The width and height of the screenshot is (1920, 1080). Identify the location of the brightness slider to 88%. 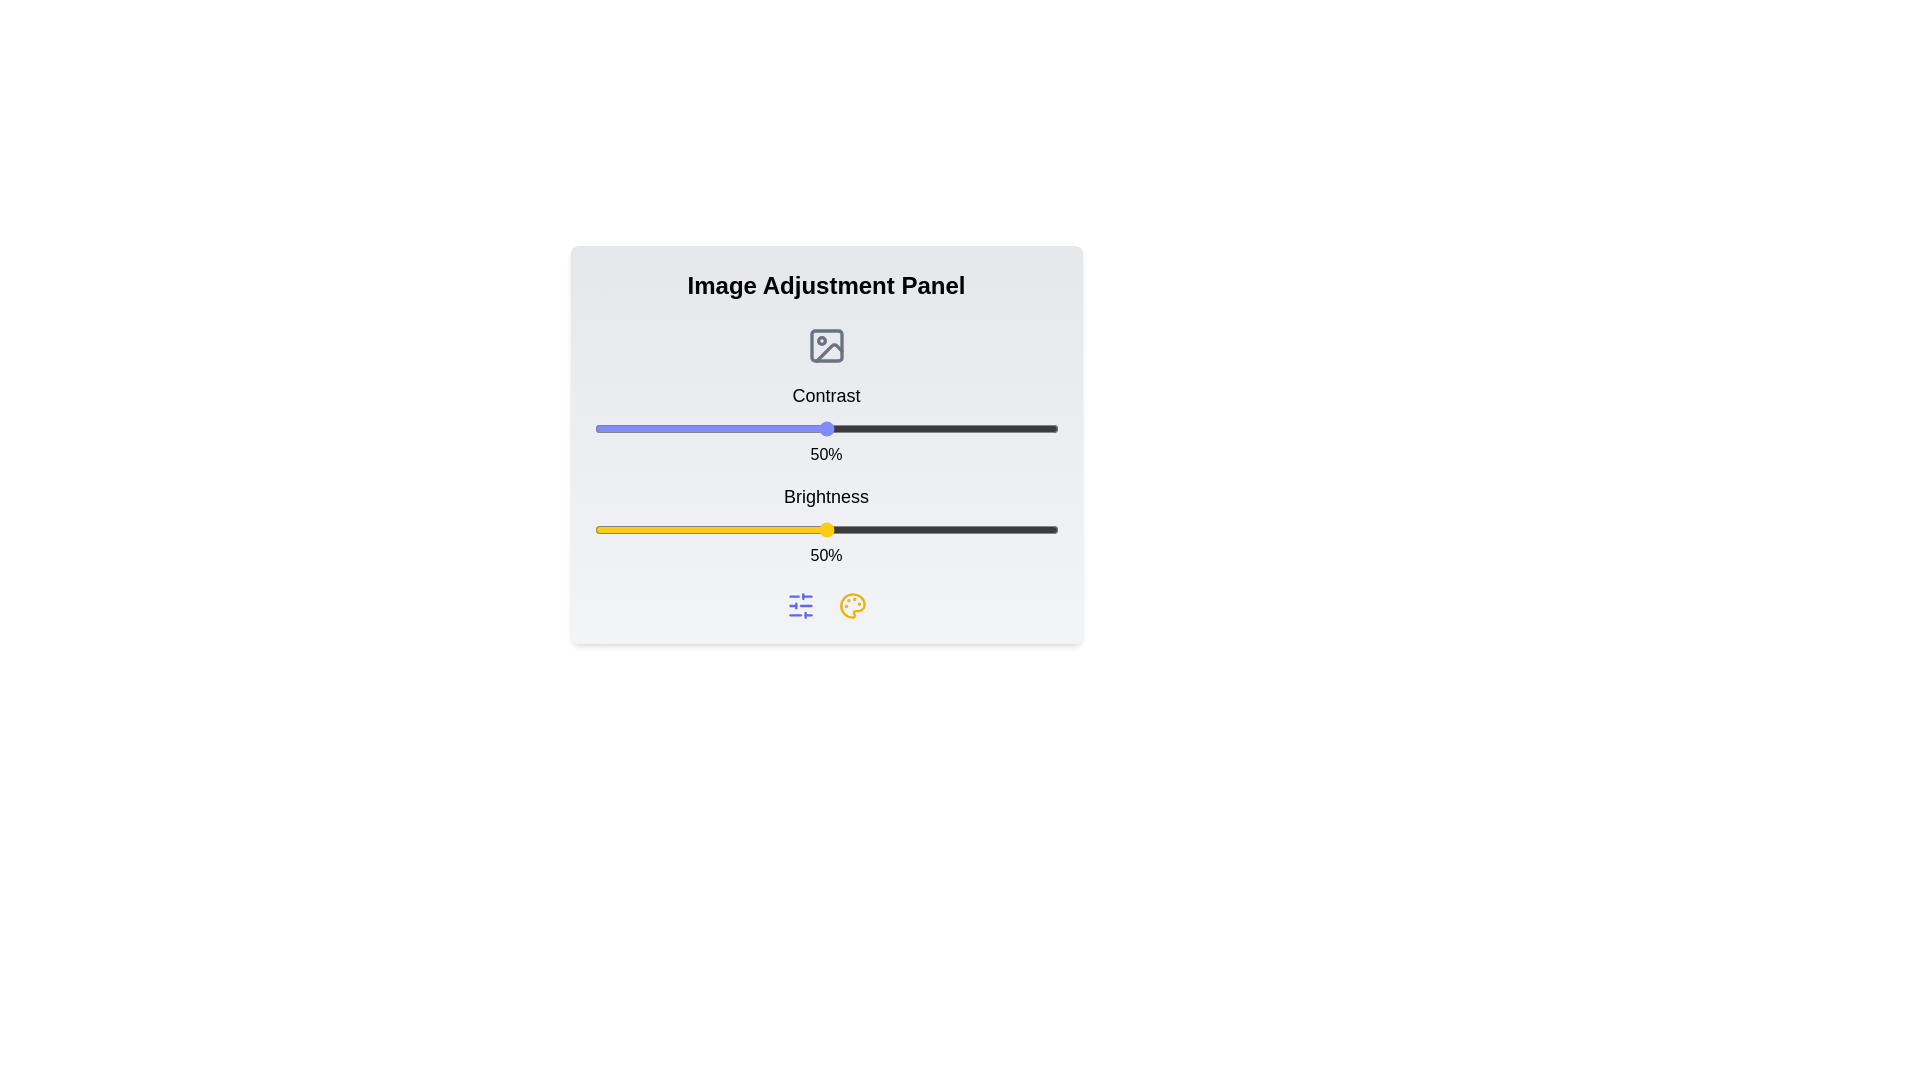
(1002, 528).